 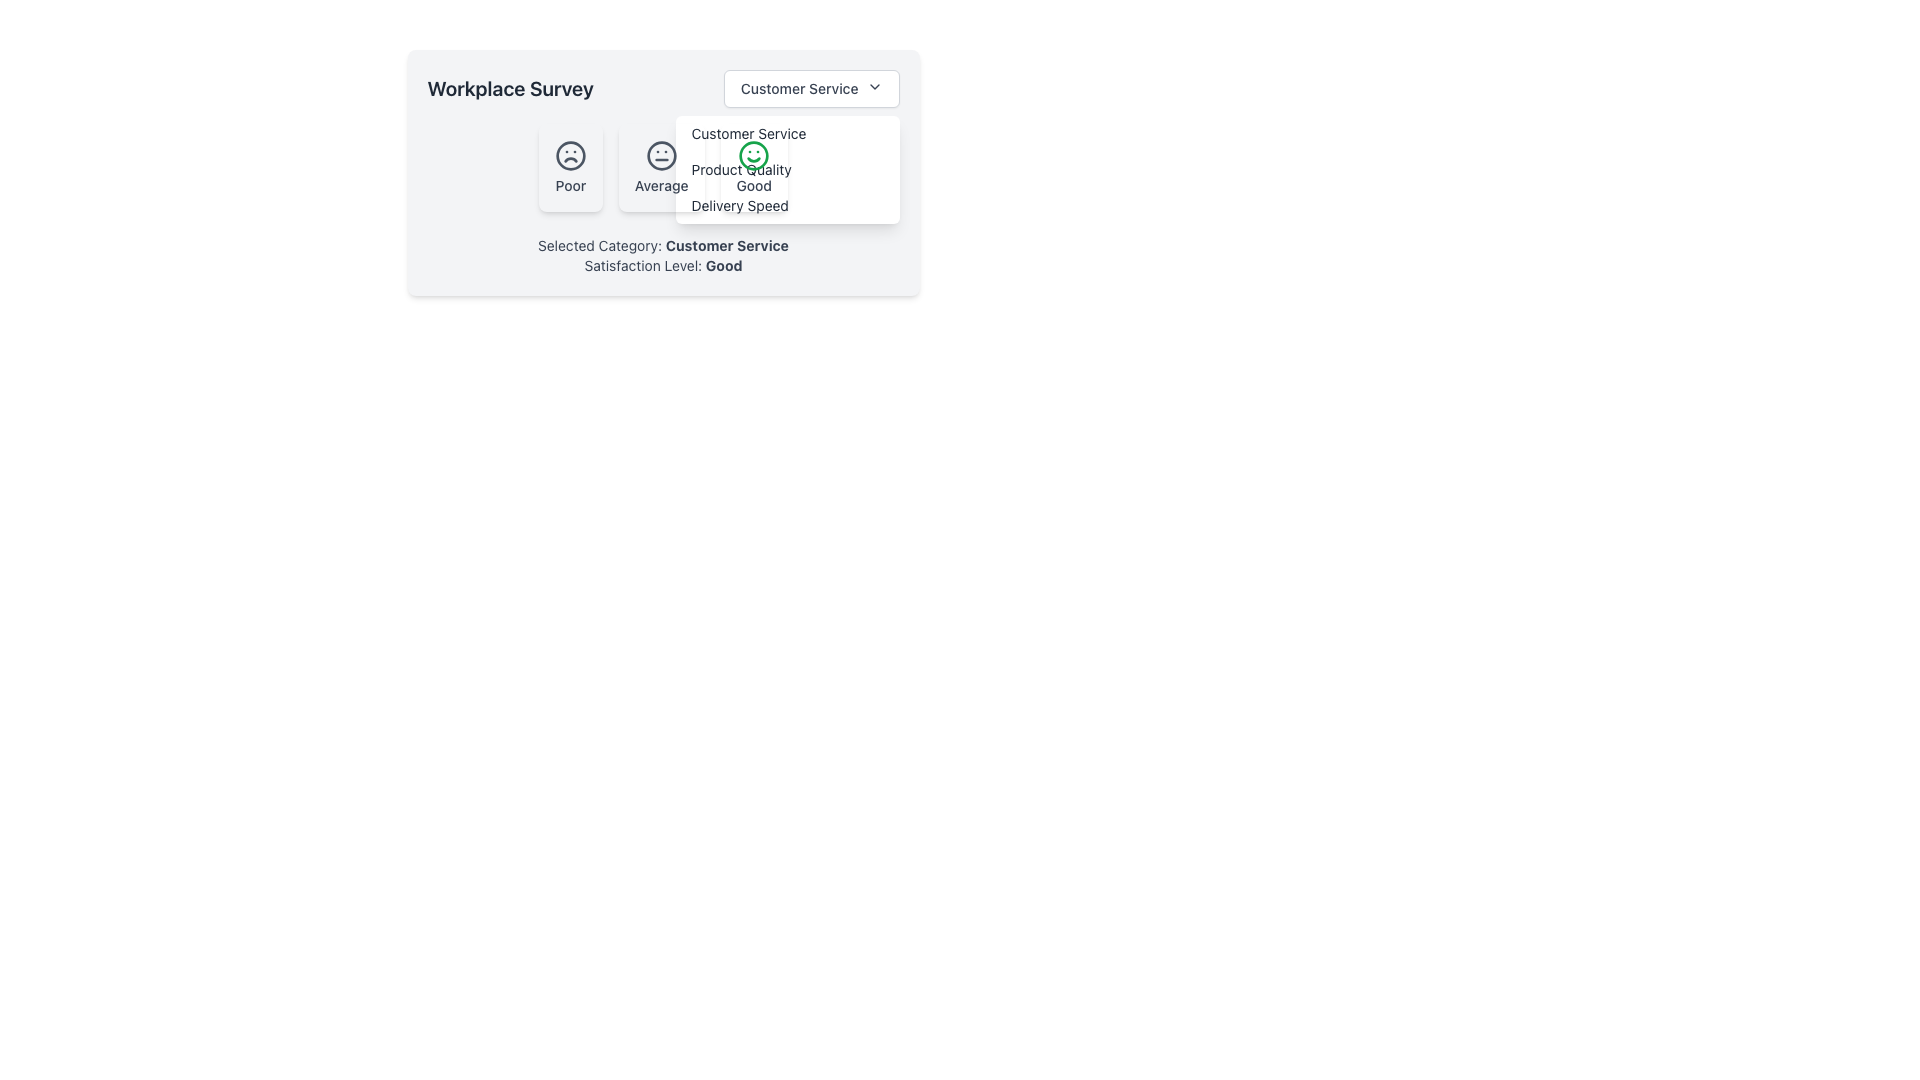 What do you see at coordinates (663, 167) in the screenshot?
I see `the 'Average' rating option button located in the rating bar below the 'Workplace Survey' headline` at bounding box center [663, 167].